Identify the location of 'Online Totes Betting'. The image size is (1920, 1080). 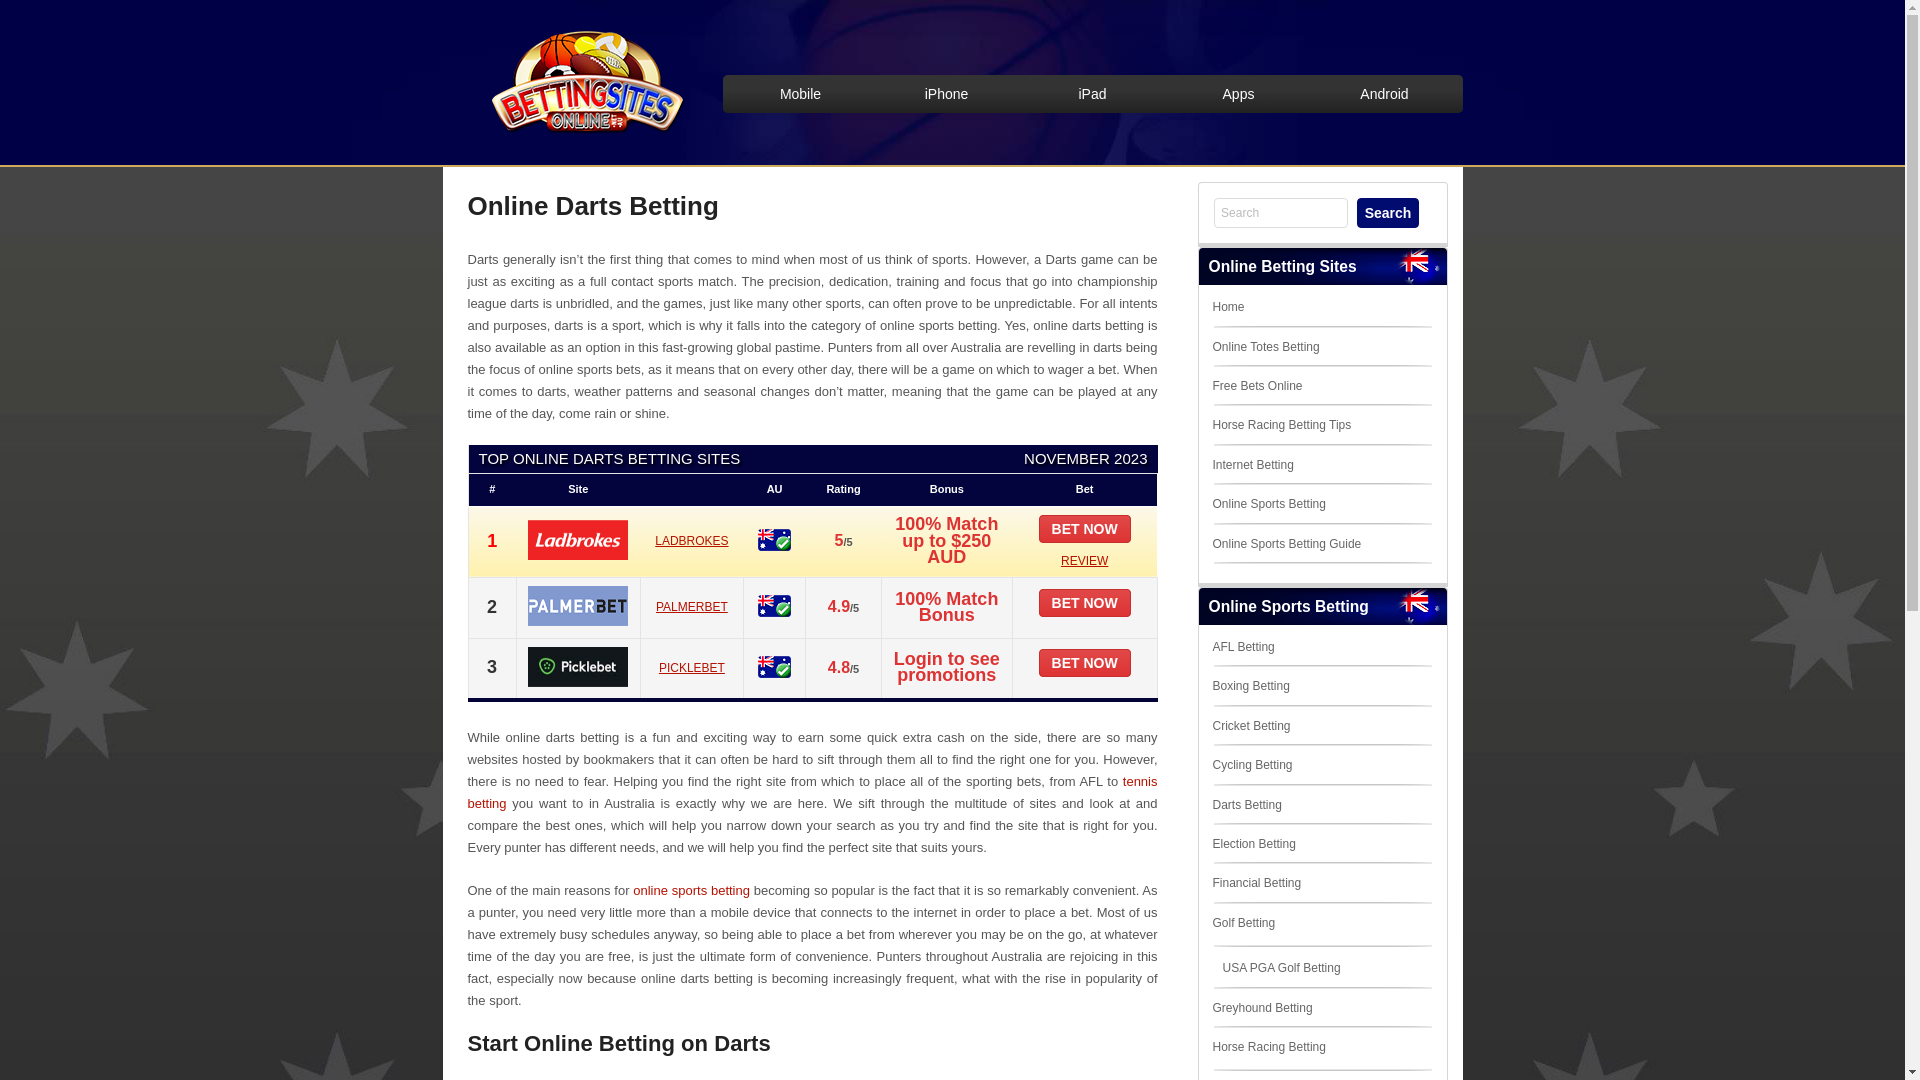
(1264, 346).